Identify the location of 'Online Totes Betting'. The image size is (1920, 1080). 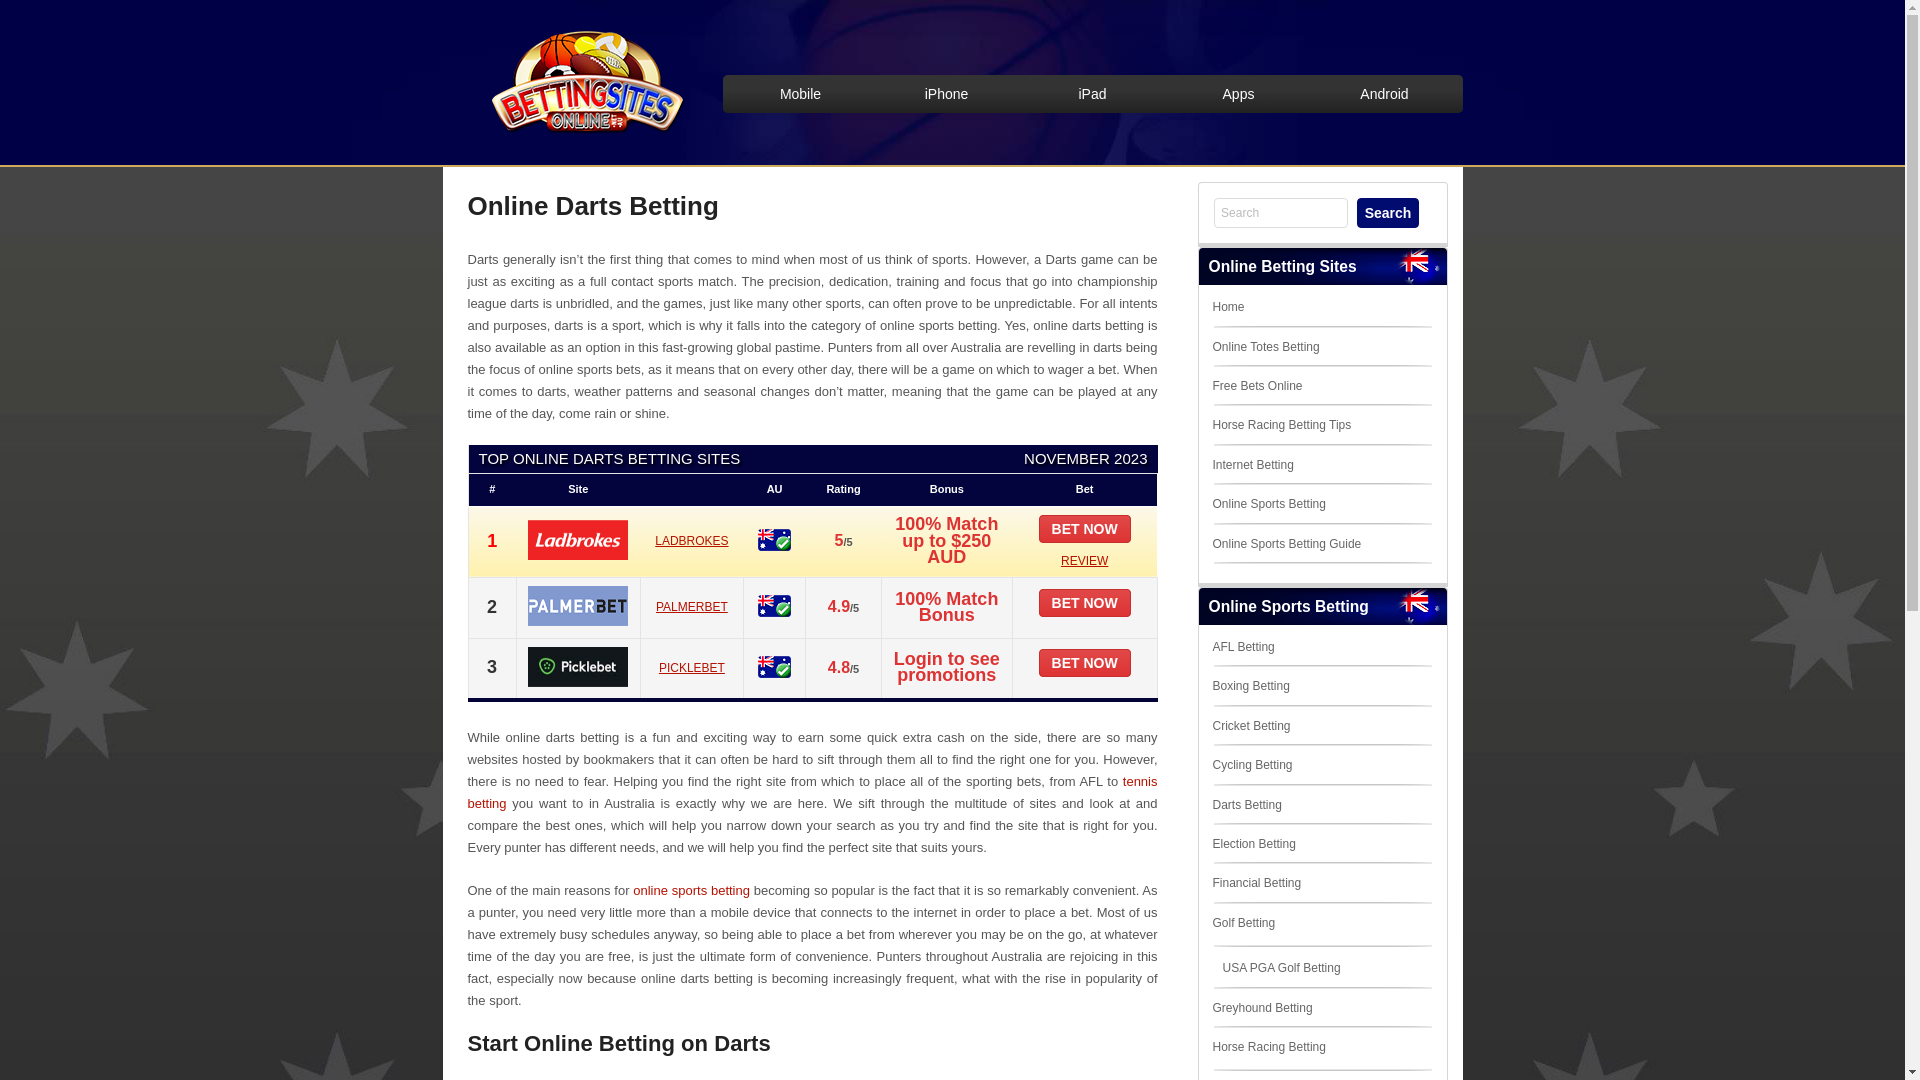
(1264, 346).